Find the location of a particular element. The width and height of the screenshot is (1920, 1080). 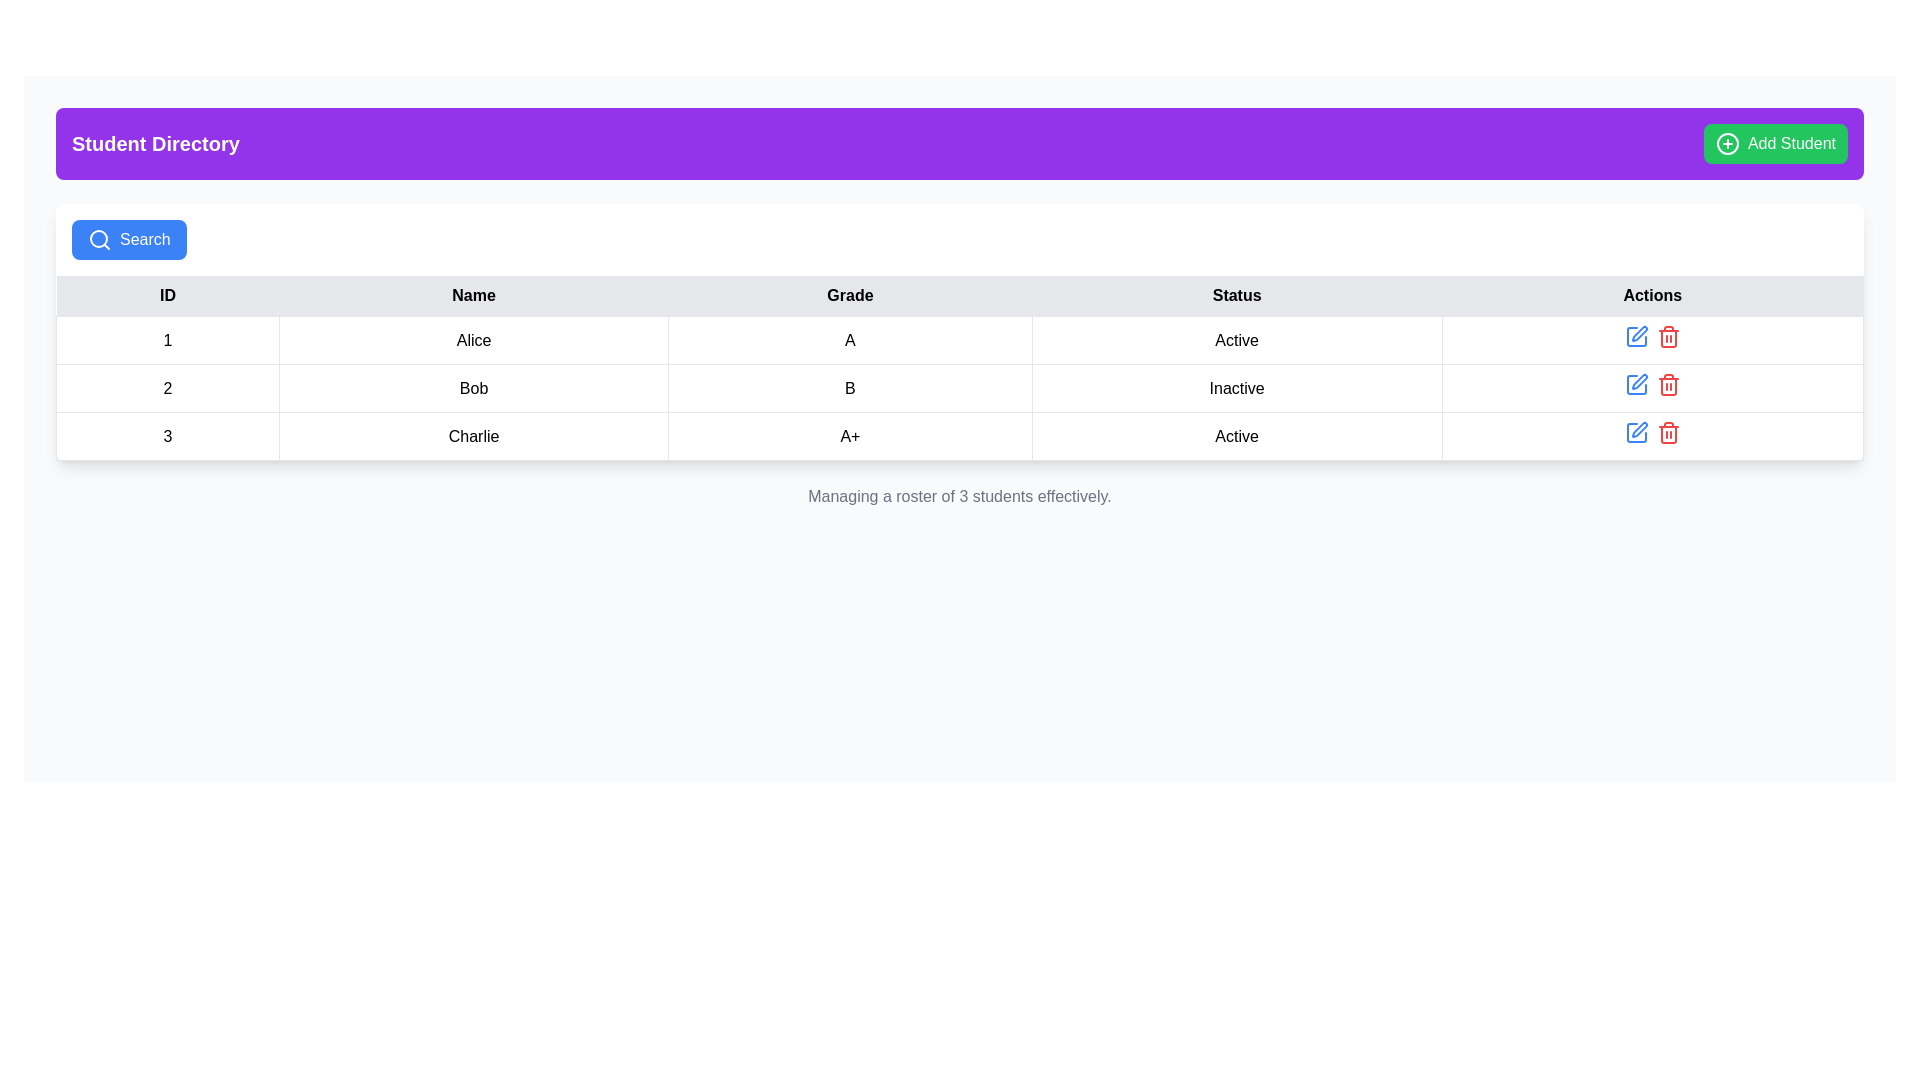

the non-interactive text label displaying the grade of the student named 'Bob' in the third cell of the table's 'Grade' column is located at coordinates (850, 388).